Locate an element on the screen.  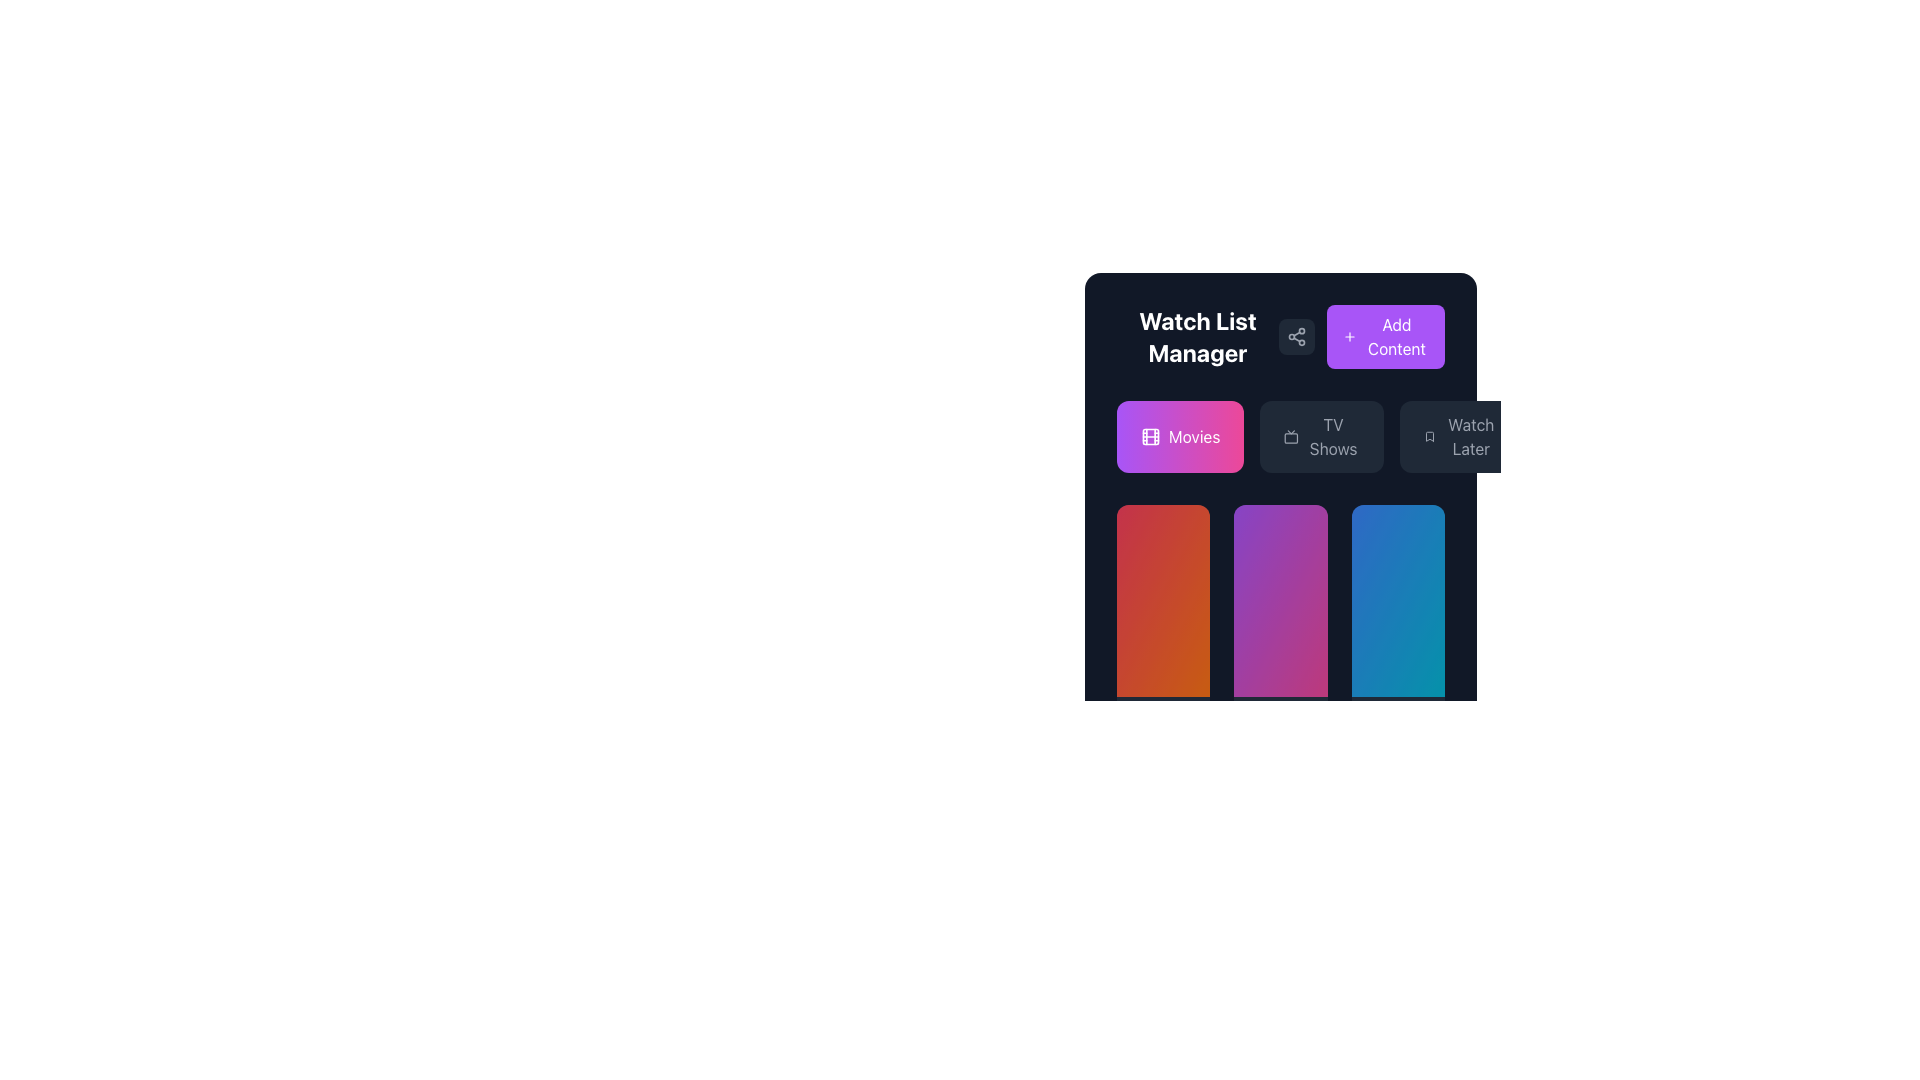
the second button in the horizontal group, which navigates to TV shows is located at coordinates (1281, 474).